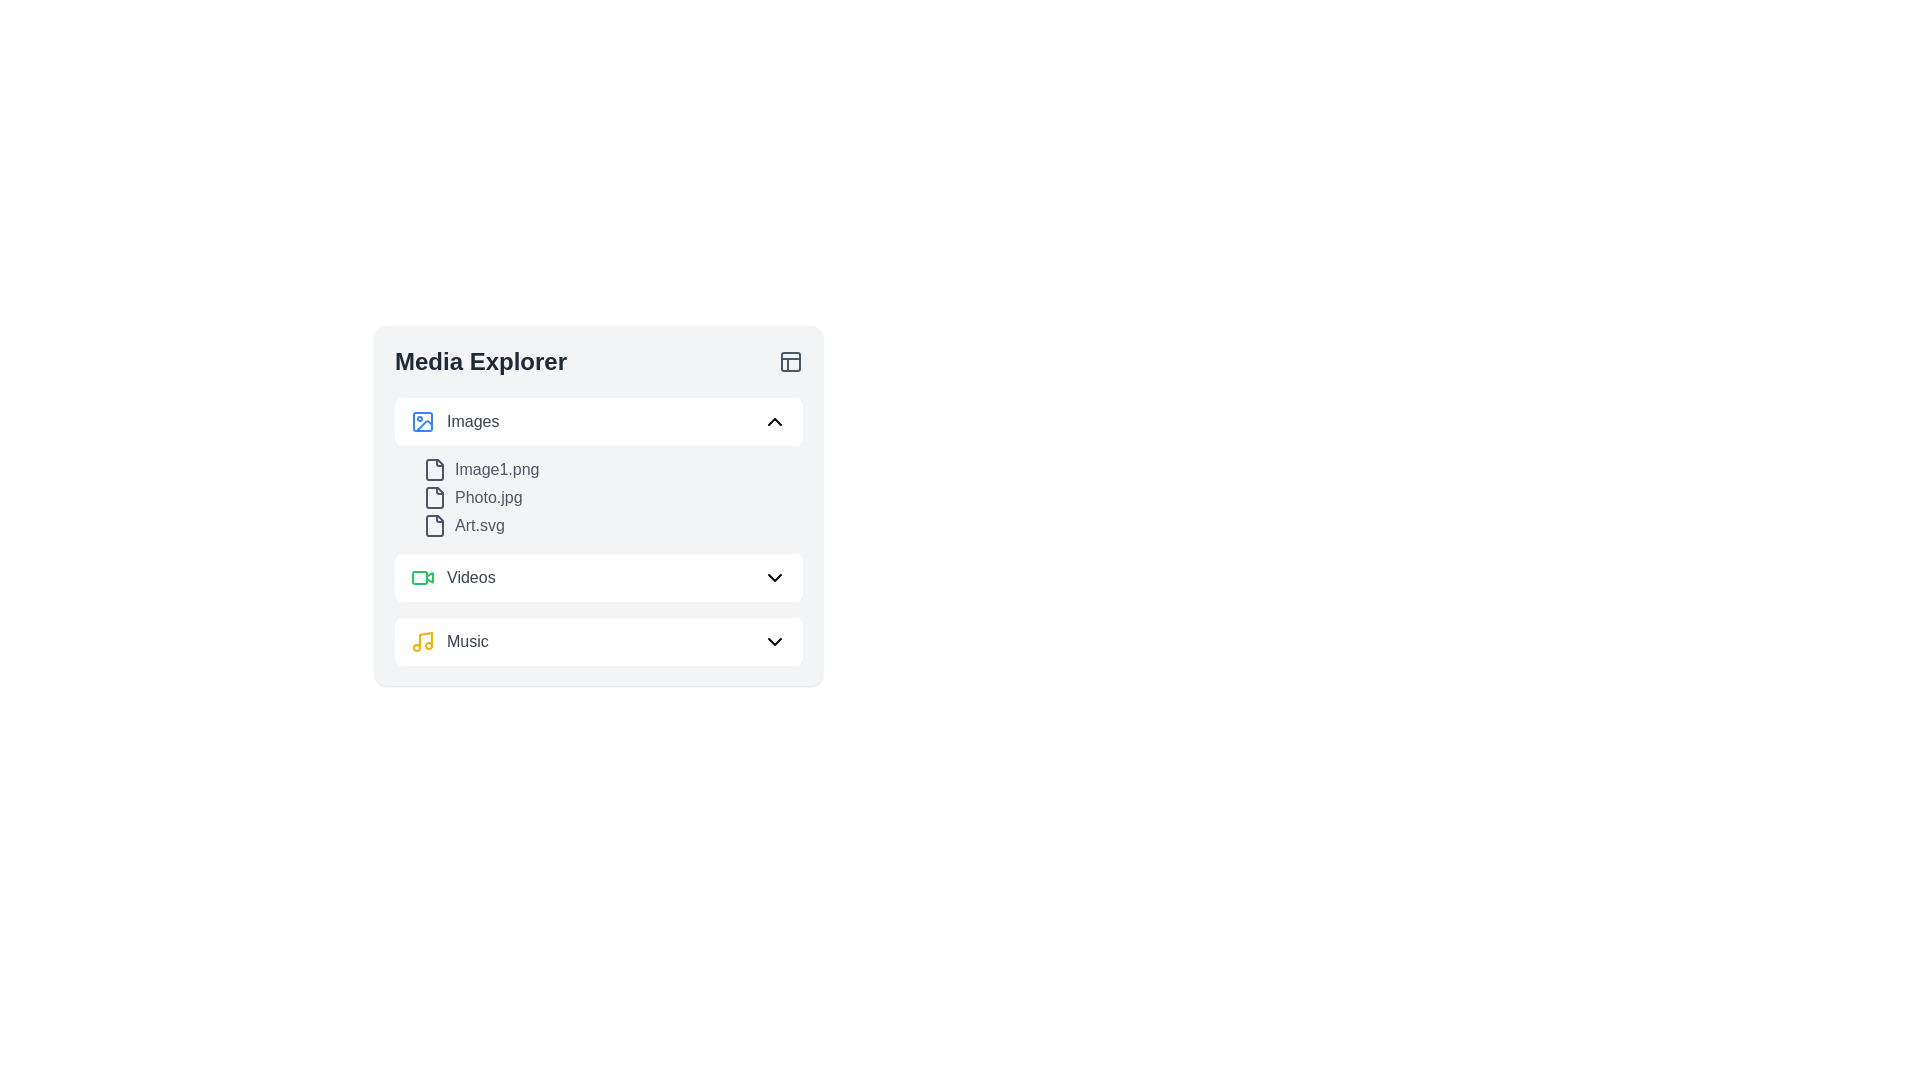  I want to click on the chevron icon pointing upwards on the right side of the 'Images' dropdown, so click(773, 420).